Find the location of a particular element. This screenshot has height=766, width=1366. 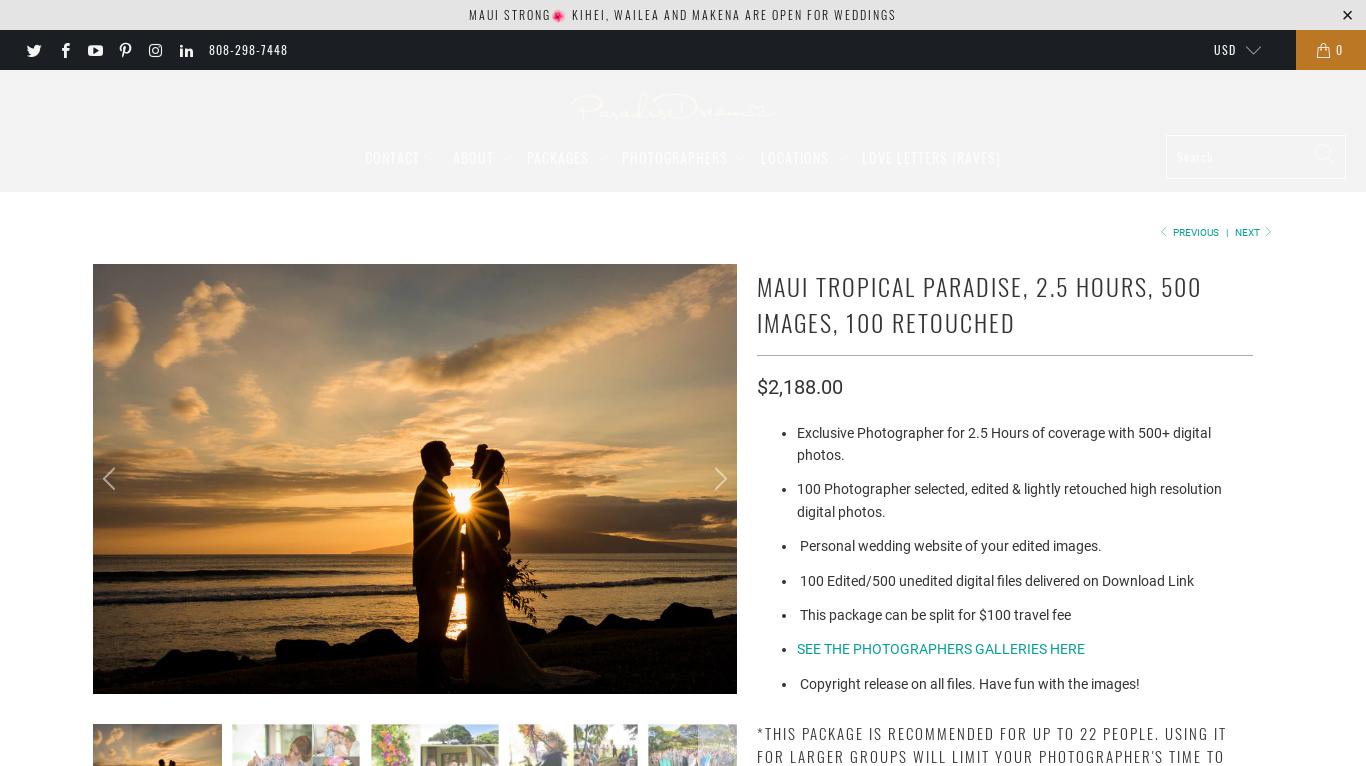

'Locations' is located at coordinates (760, 155).